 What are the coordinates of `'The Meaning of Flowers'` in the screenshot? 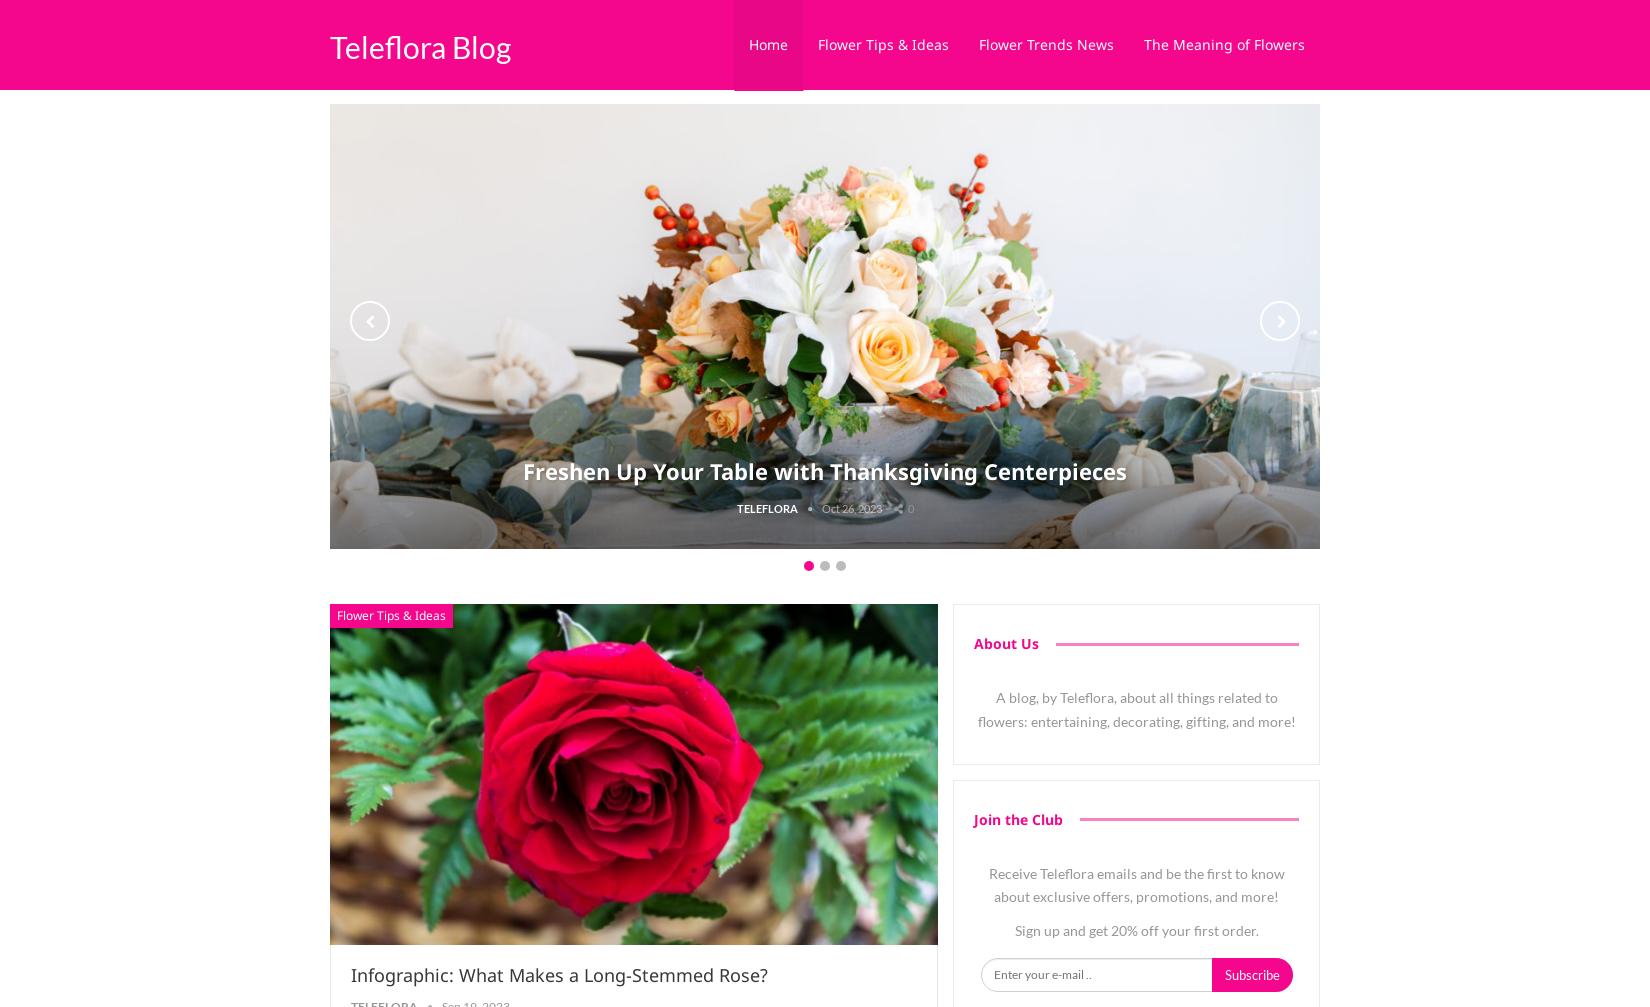 It's located at (1224, 44).